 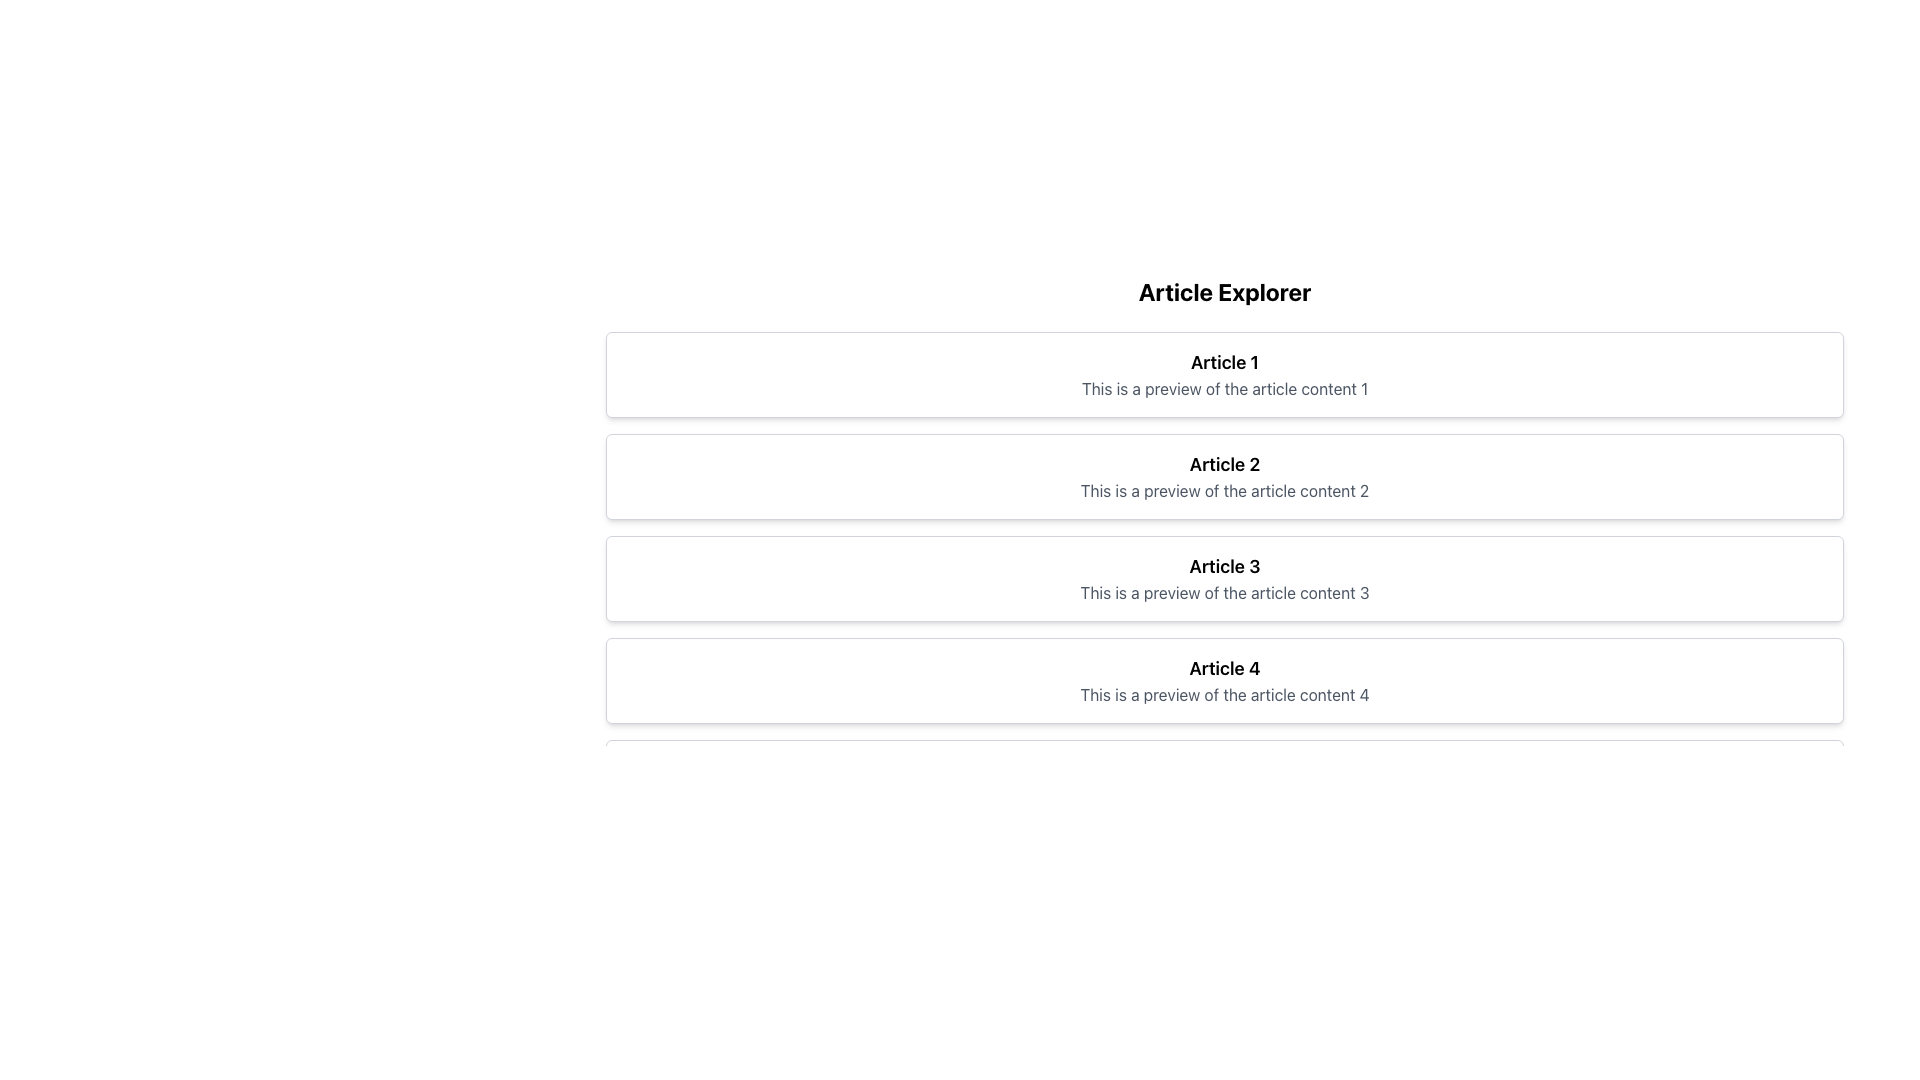 What do you see at coordinates (1223, 693) in the screenshot?
I see `the label displaying a brief description or preview of 'Article 4', which is located below the title in a gray-colored font within the fourth box under 'Article Explorer'` at bounding box center [1223, 693].